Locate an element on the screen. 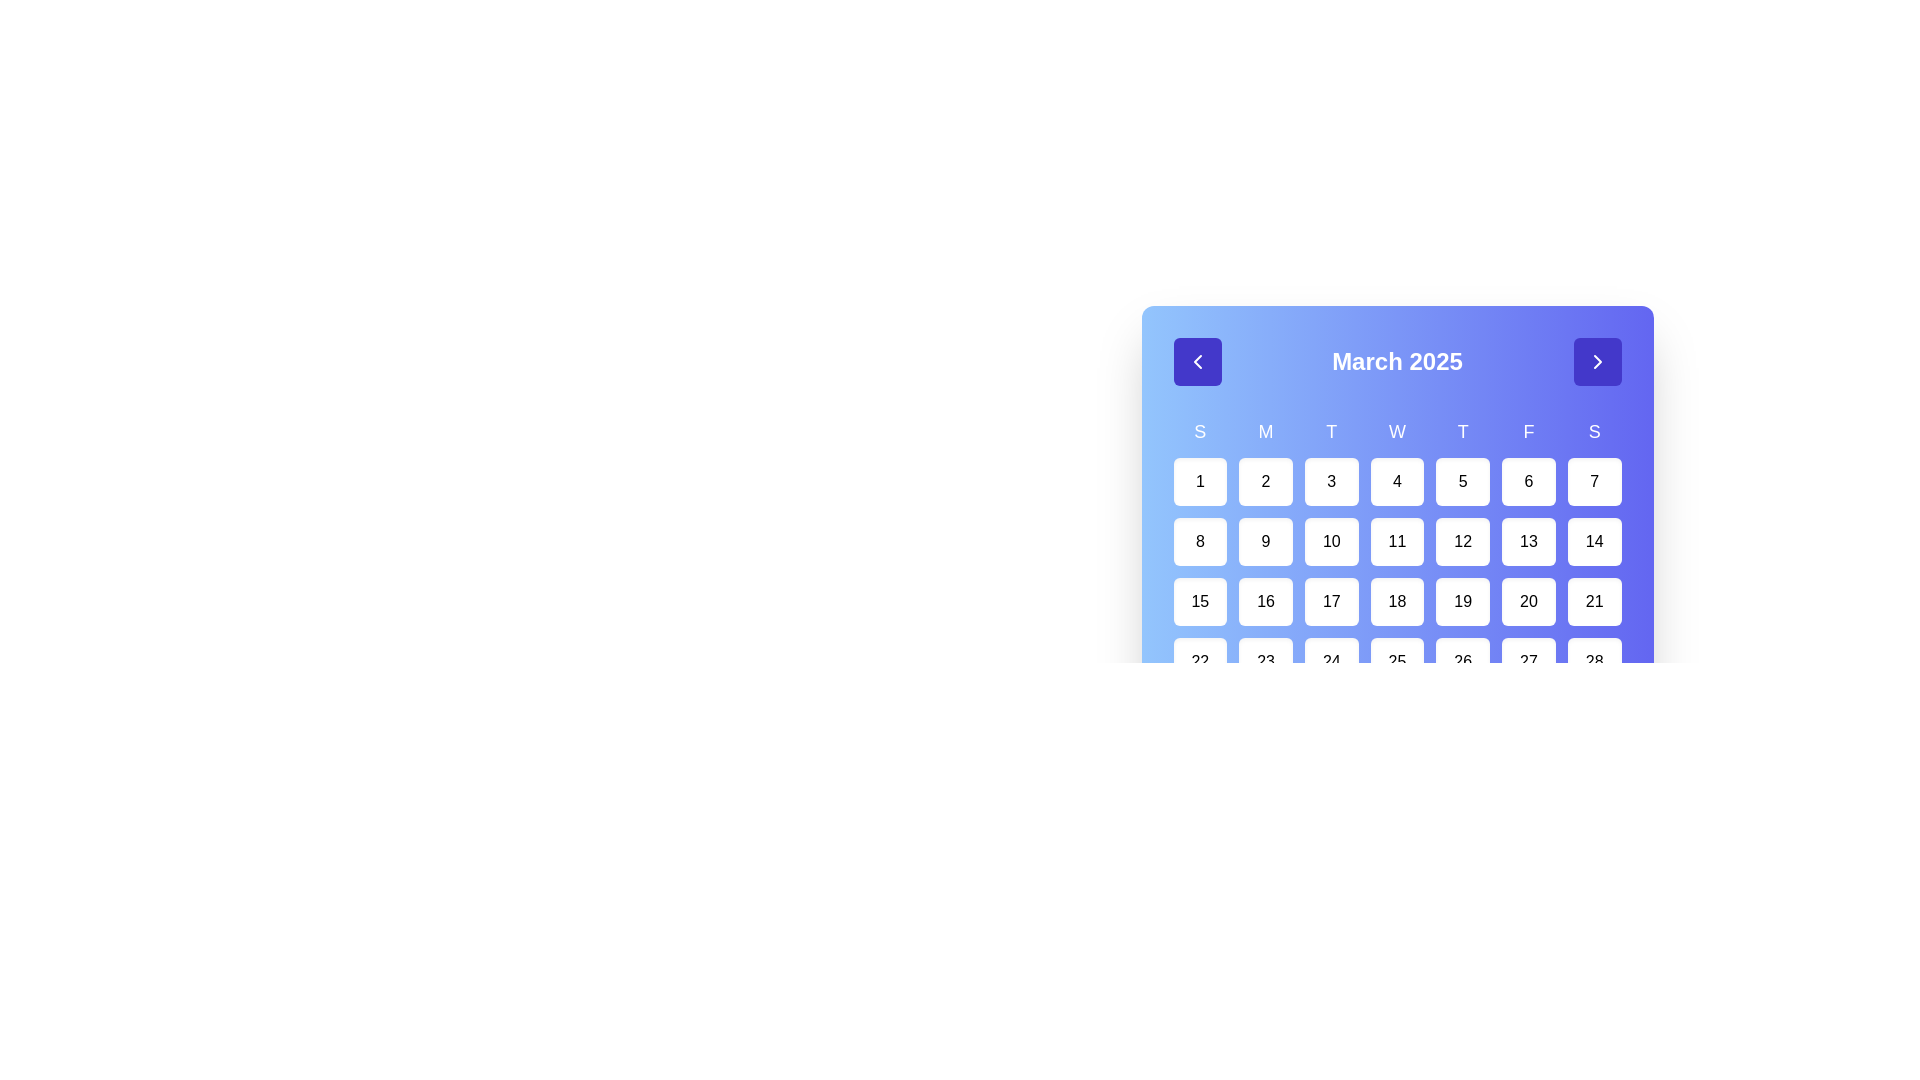  the bold text label 'M' representing Monday in the weekly calendar layout, which is styled with white text on a blue background is located at coordinates (1265, 431).